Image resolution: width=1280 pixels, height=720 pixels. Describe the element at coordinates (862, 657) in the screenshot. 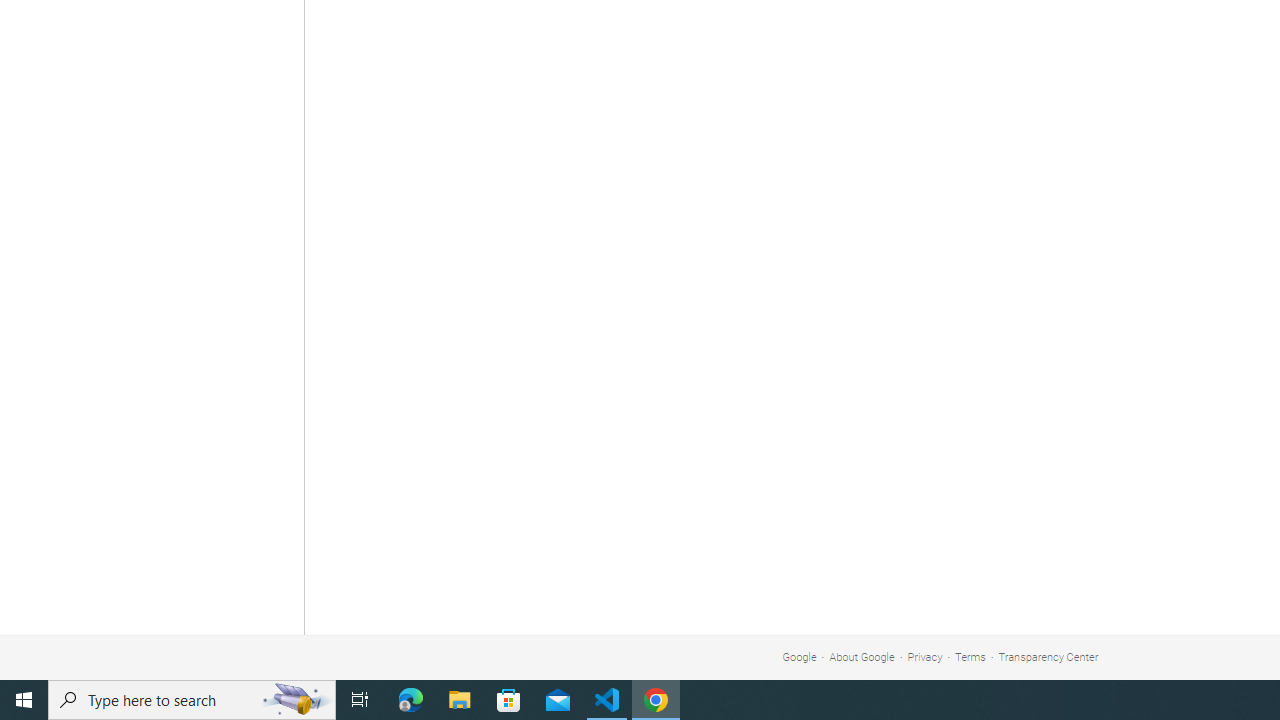

I see `'About Google'` at that location.